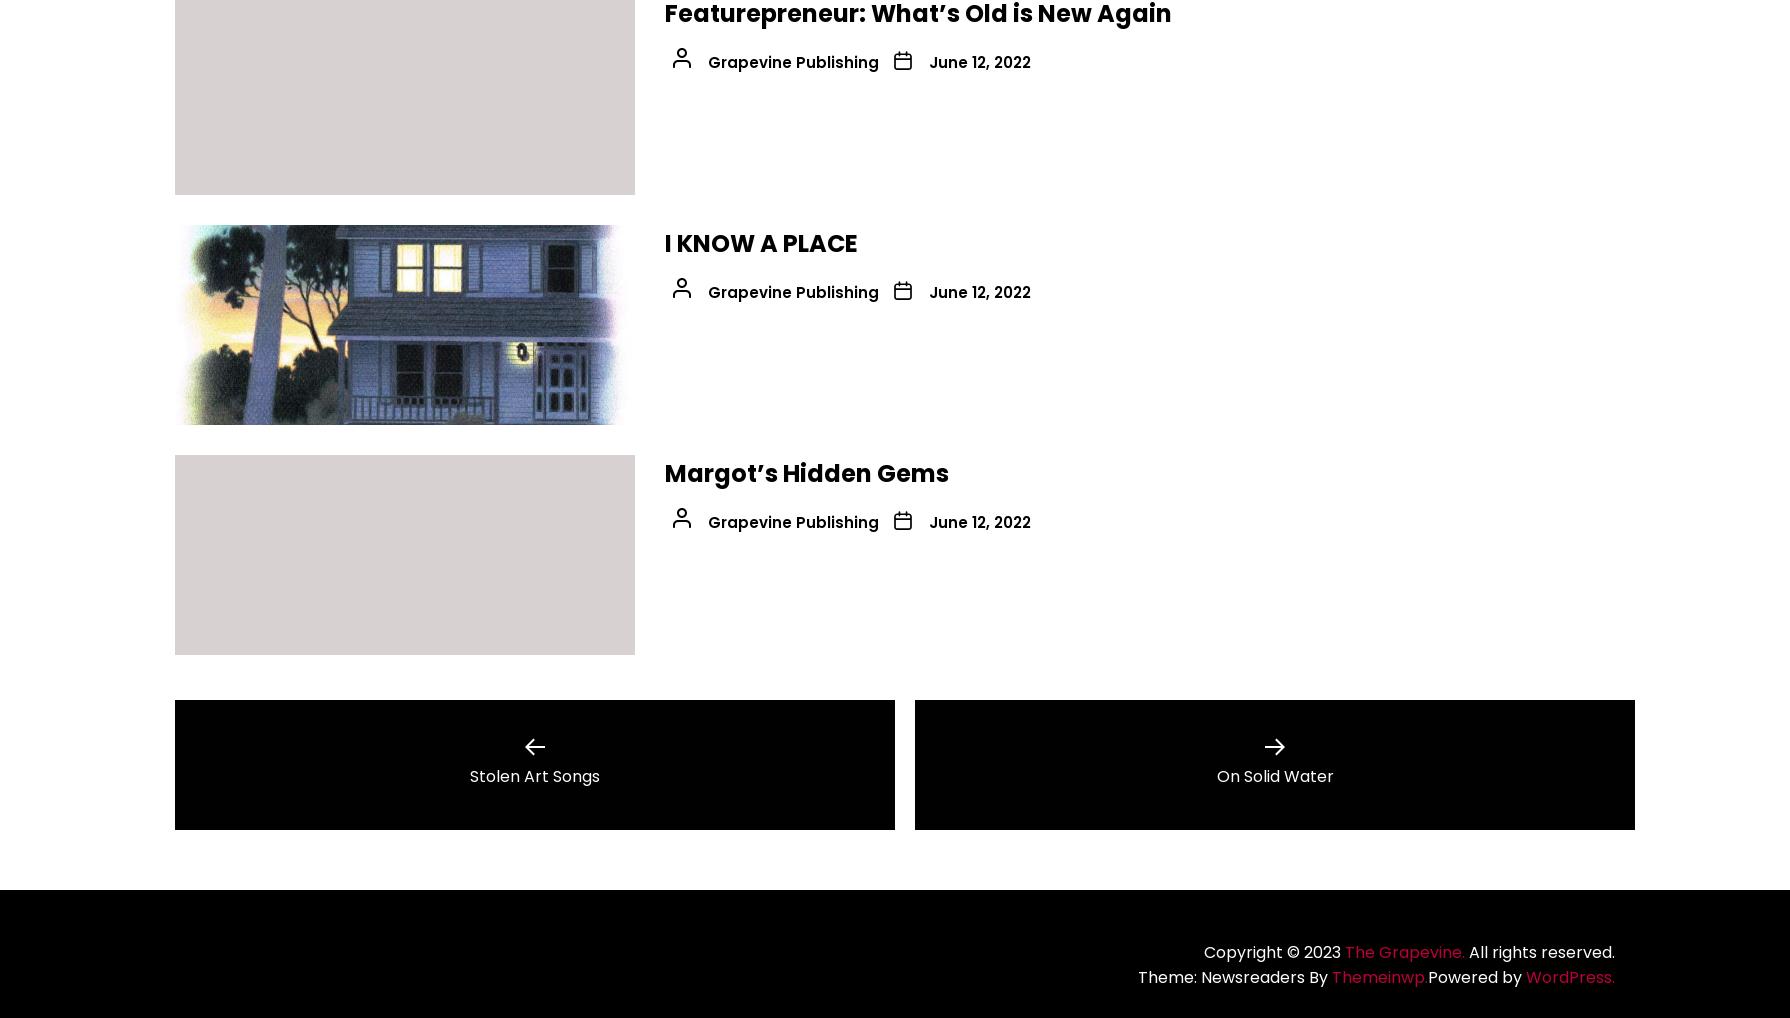 Image resolution: width=1790 pixels, height=1018 pixels. What do you see at coordinates (1273, 950) in the screenshot?
I see `'Copyright © 2023'` at bounding box center [1273, 950].